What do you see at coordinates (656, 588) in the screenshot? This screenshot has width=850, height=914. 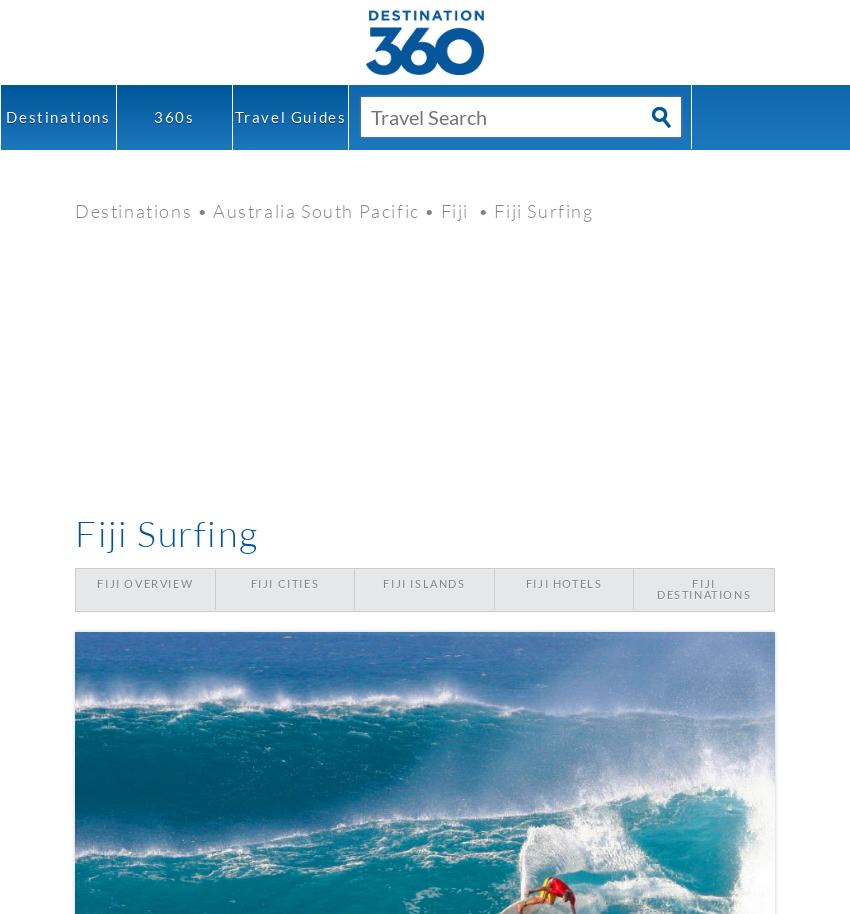 I see `'Fiji Destinations'` at bounding box center [656, 588].